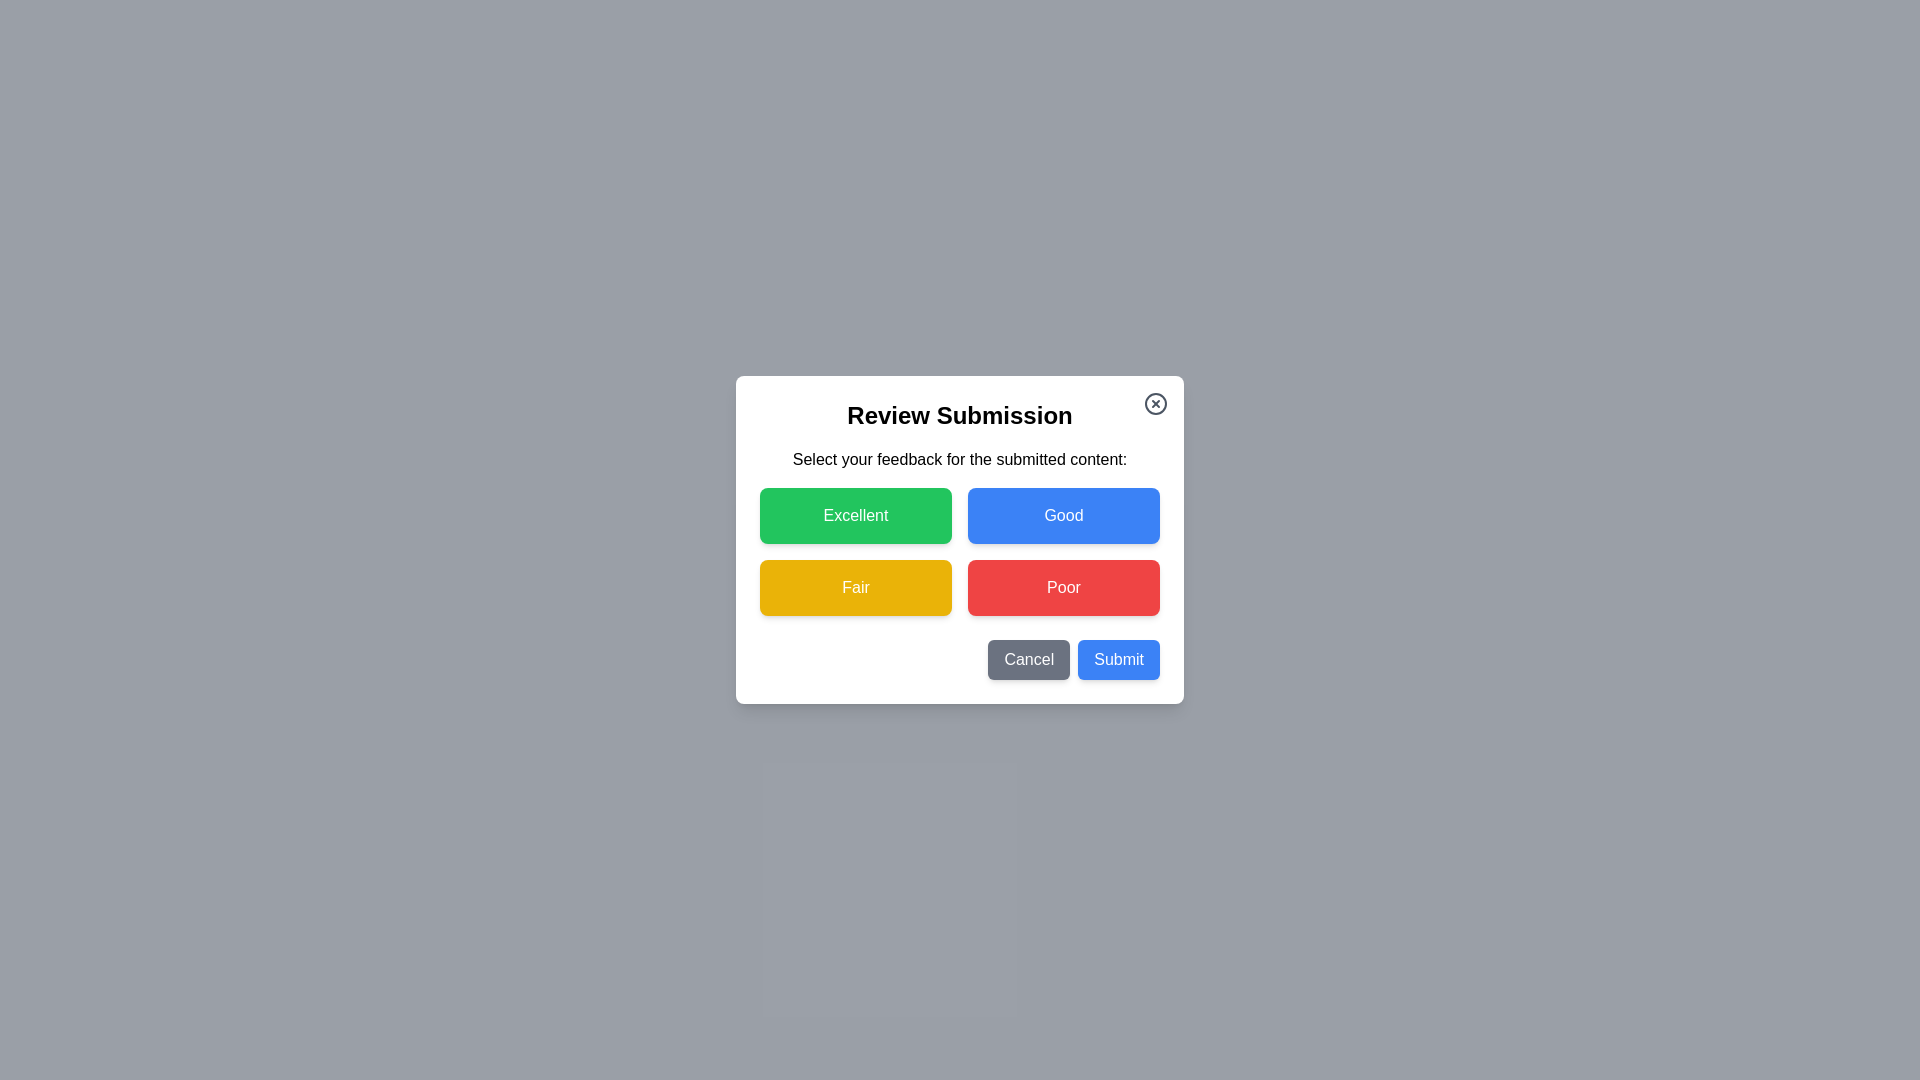 This screenshot has height=1080, width=1920. Describe the element at coordinates (1117, 659) in the screenshot. I see `the 'Submit' button to submit the selected feedback` at that location.